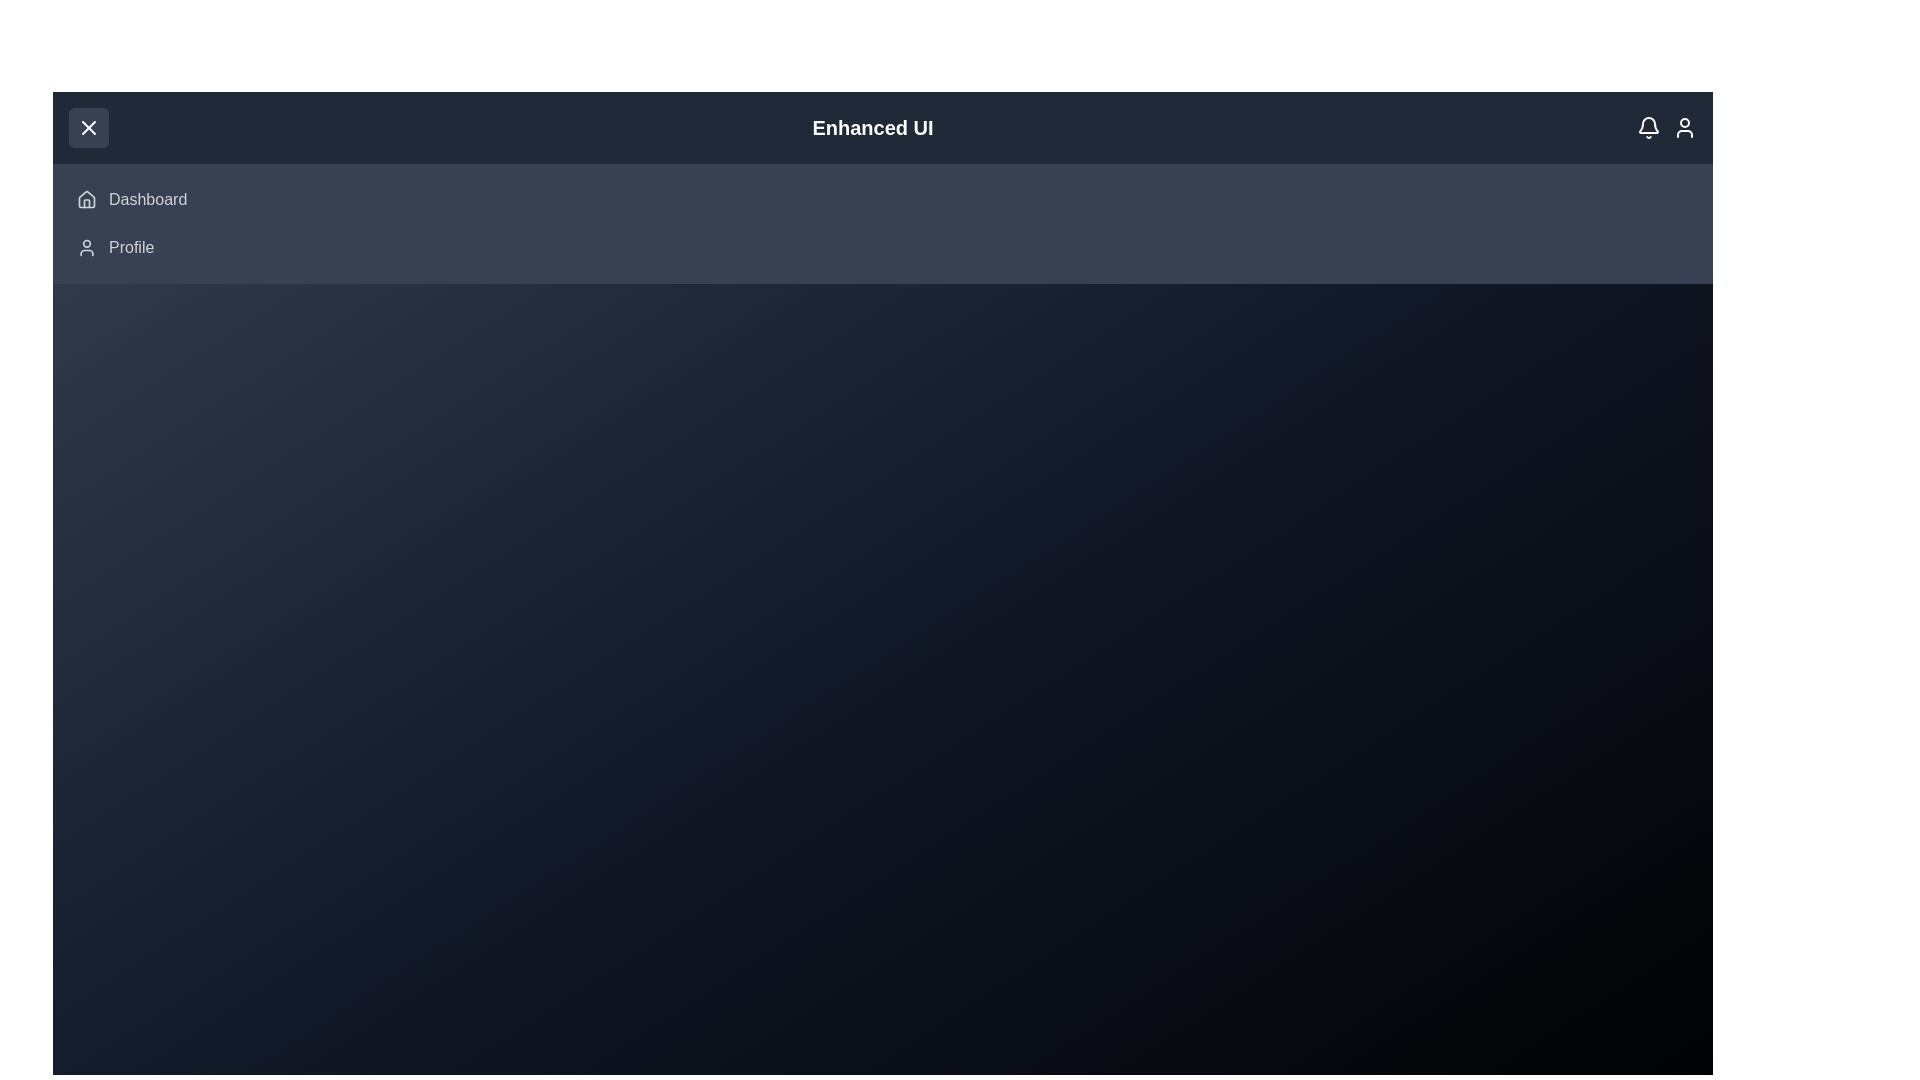 This screenshot has height=1080, width=1920. Describe the element at coordinates (147, 200) in the screenshot. I see `the 'Dashboard' menu item to navigate to the 'Dashboard' section` at that location.